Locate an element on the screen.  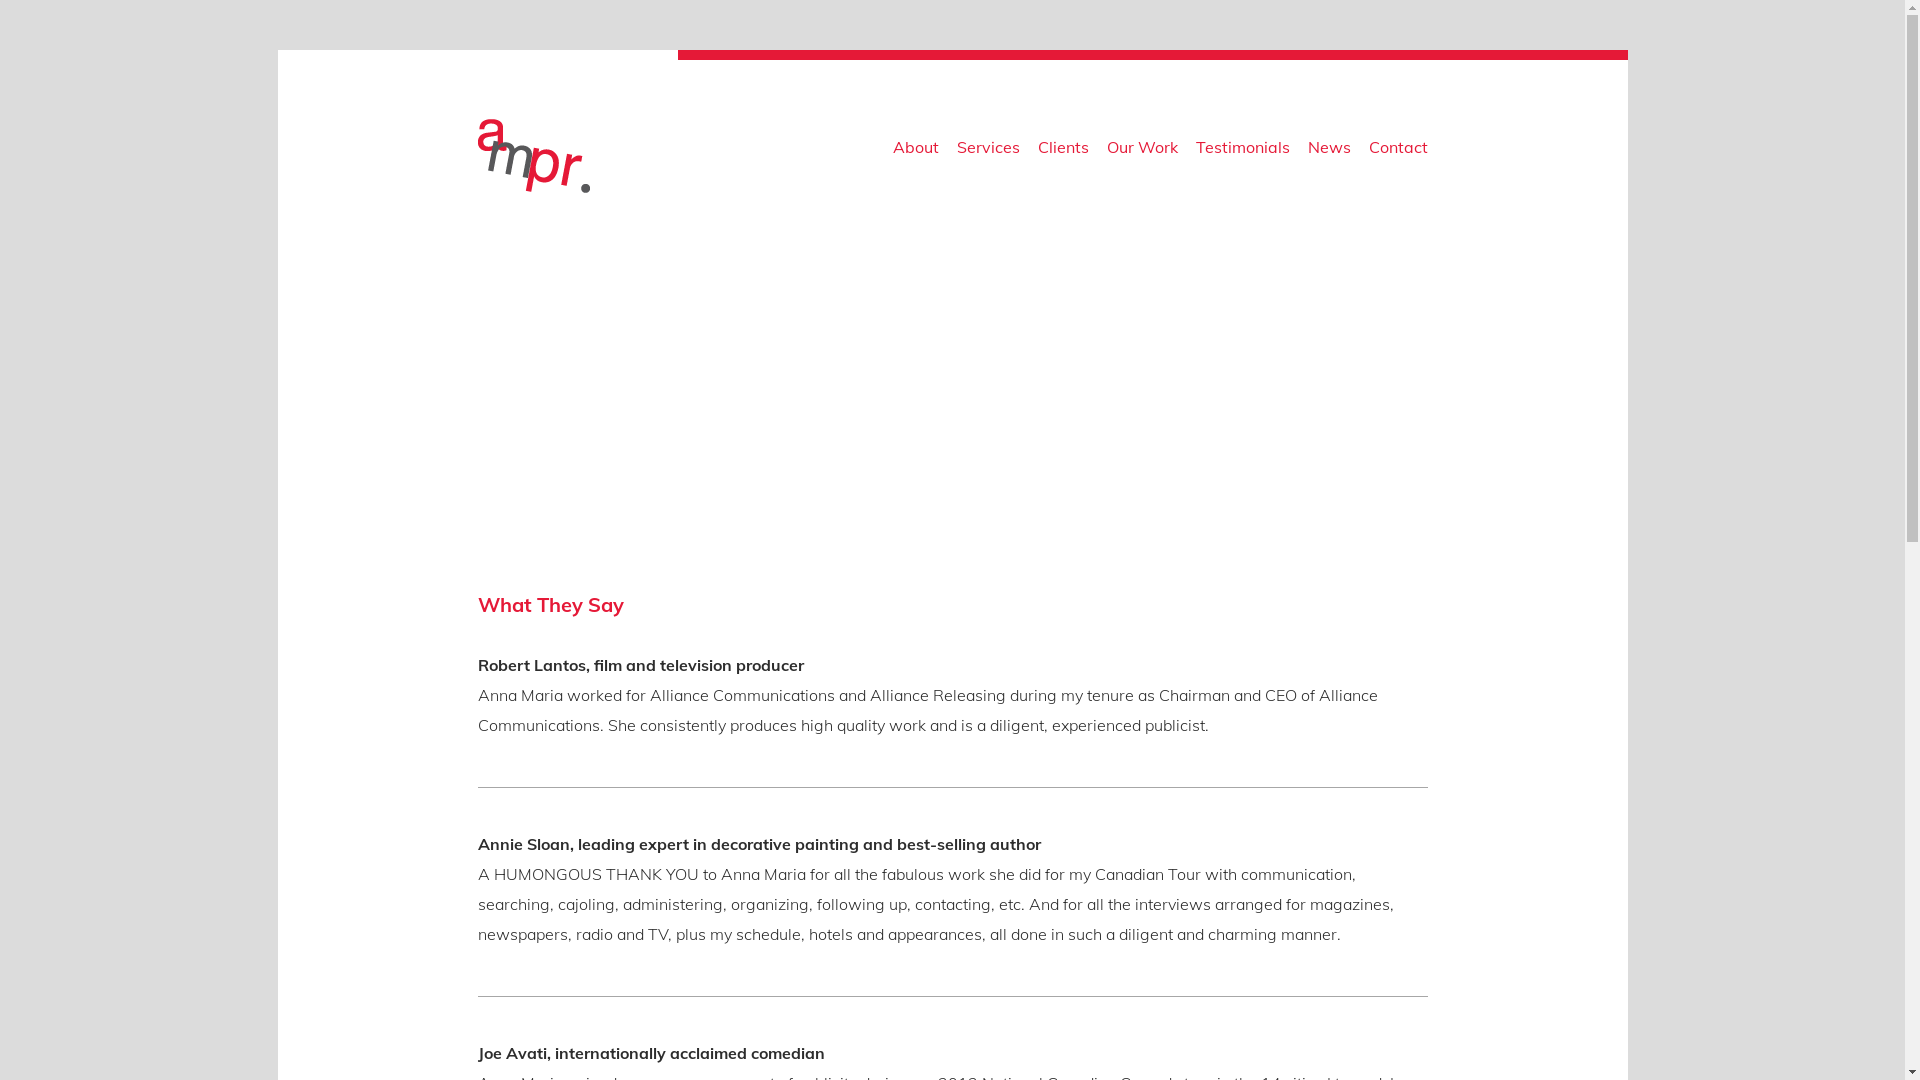
'Our Work' is located at coordinates (1141, 150).